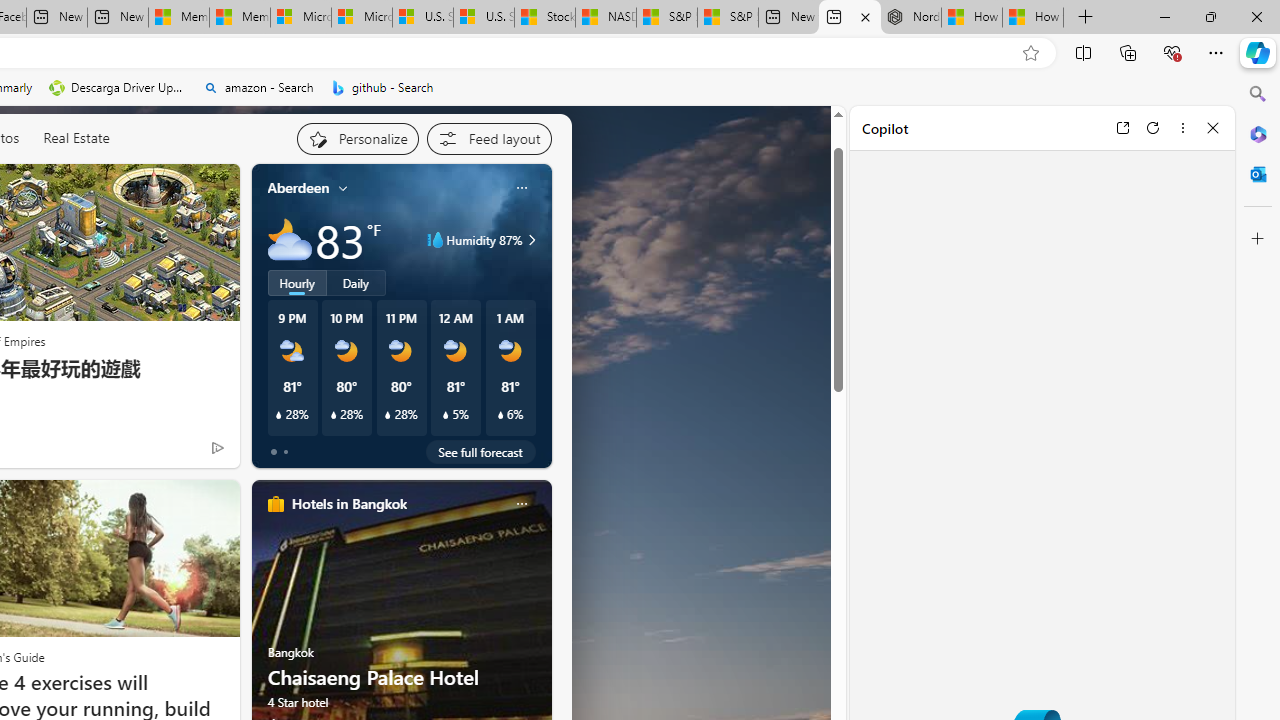 This screenshot has height=720, width=1280. What do you see at coordinates (1257, 238) in the screenshot?
I see `'Customize'` at bounding box center [1257, 238].